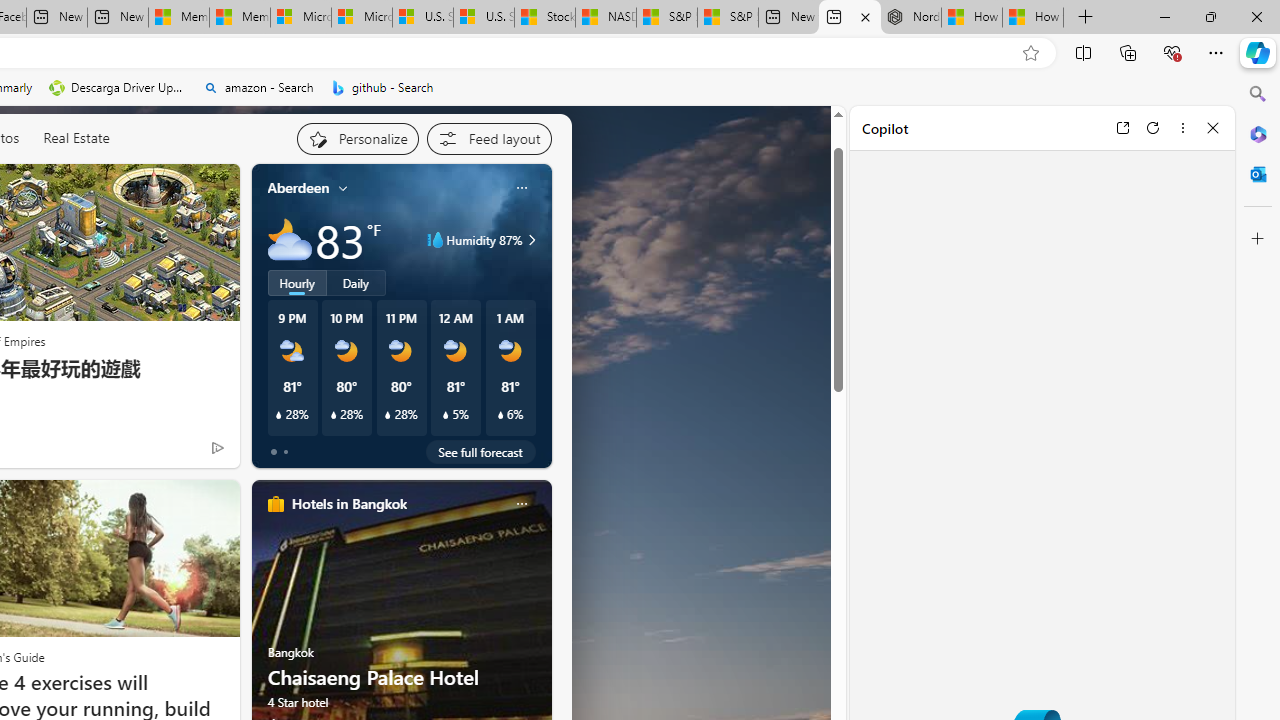 This screenshot has height=720, width=1280. What do you see at coordinates (1257, 238) in the screenshot?
I see `'Customize'` at bounding box center [1257, 238].